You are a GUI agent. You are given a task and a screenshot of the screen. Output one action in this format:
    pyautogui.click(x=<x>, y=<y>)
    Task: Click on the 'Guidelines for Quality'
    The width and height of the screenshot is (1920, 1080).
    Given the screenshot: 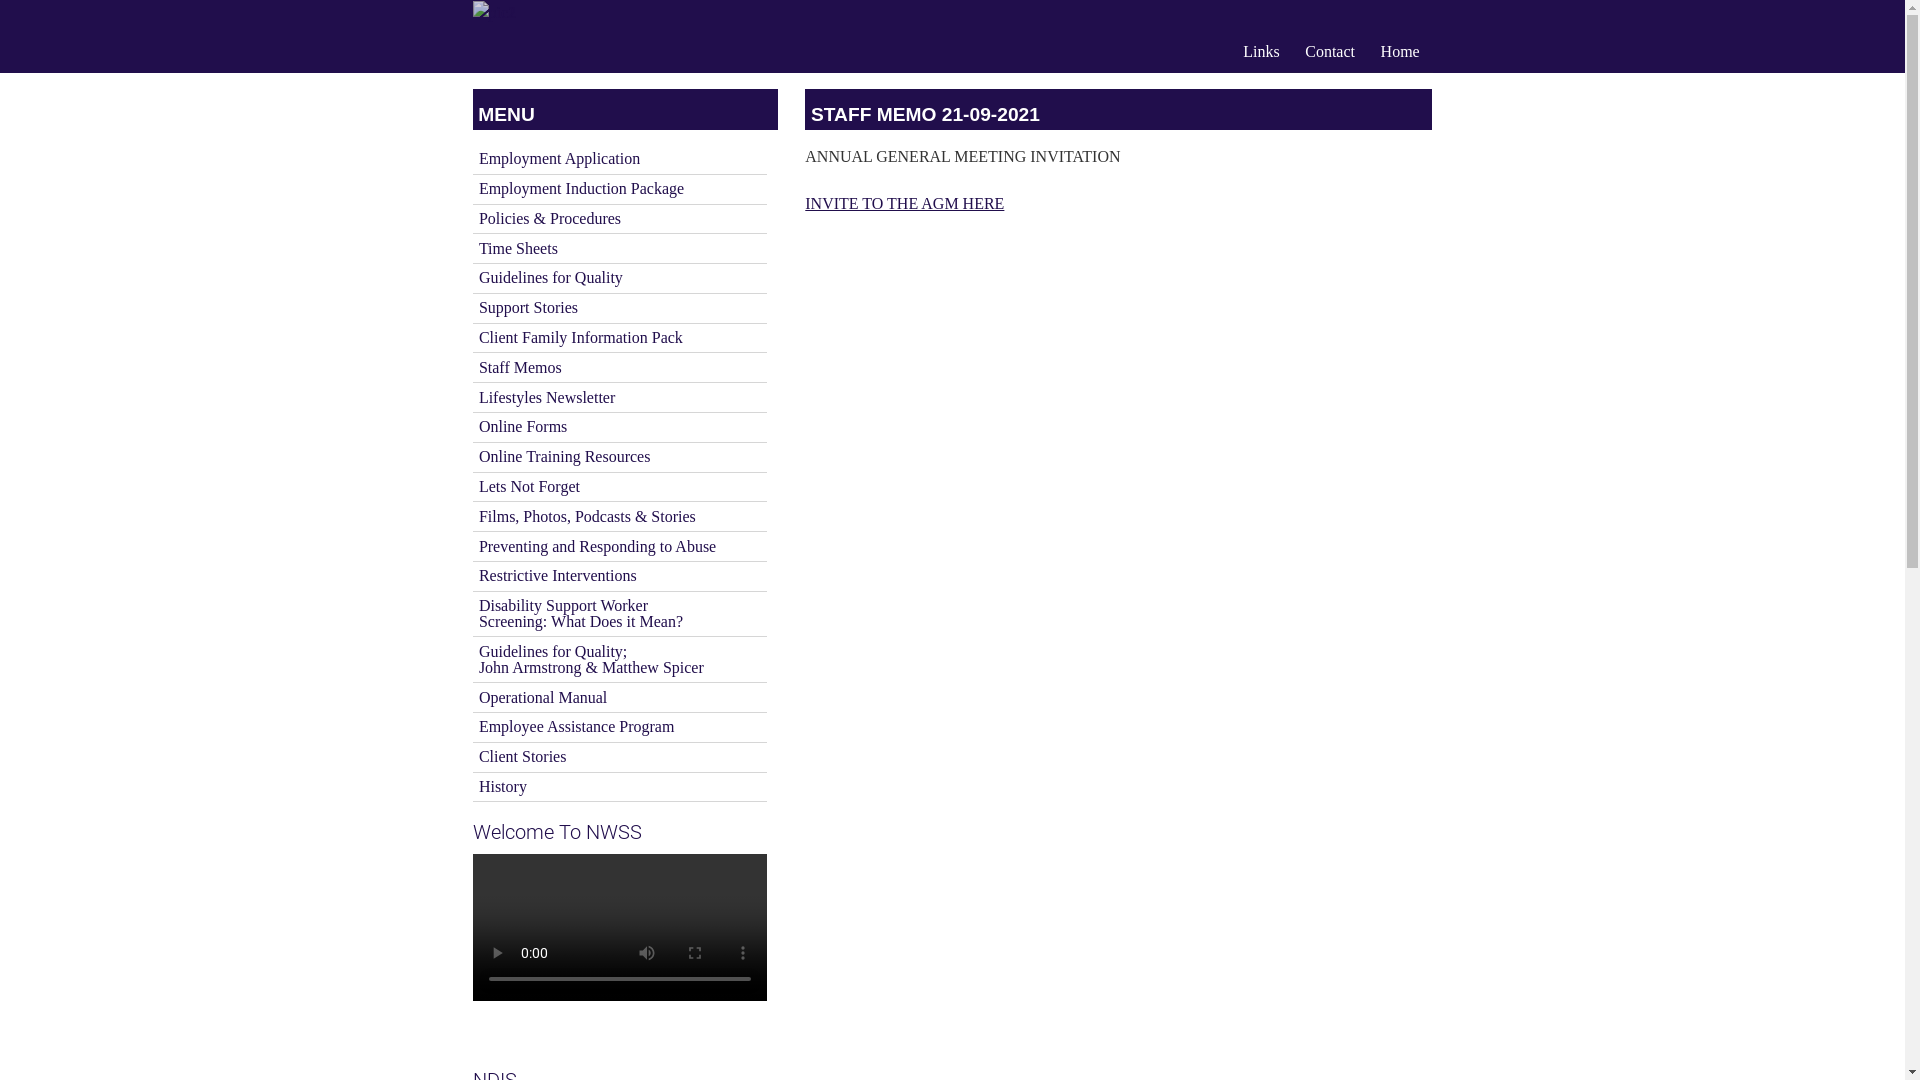 What is the action you would take?
    pyautogui.click(x=618, y=278)
    